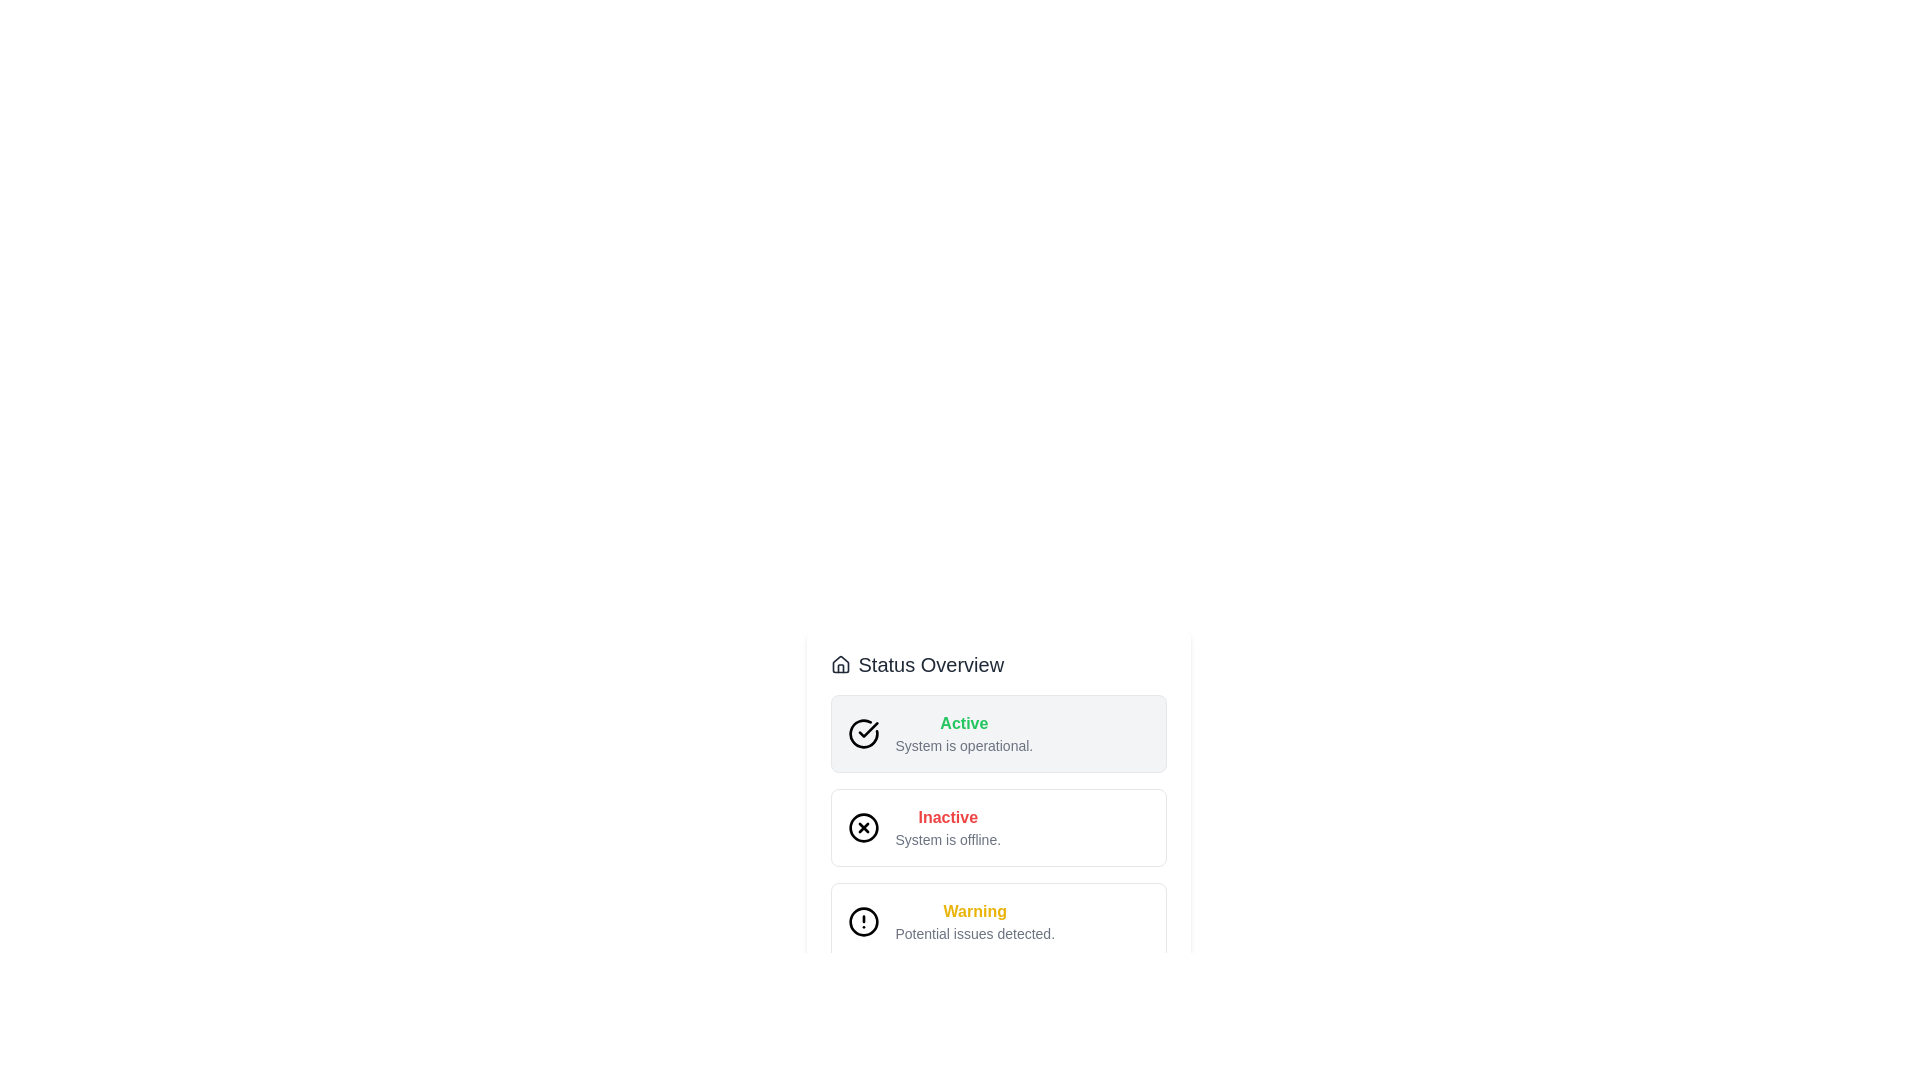 The image size is (1920, 1080). Describe the element at coordinates (840, 664) in the screenshot. I see `the lower portion of the house-shaped icon, which represents the 'home' functionality in the navigation section, located at the center of the context image above the 'Status Overview' heading` at that location.